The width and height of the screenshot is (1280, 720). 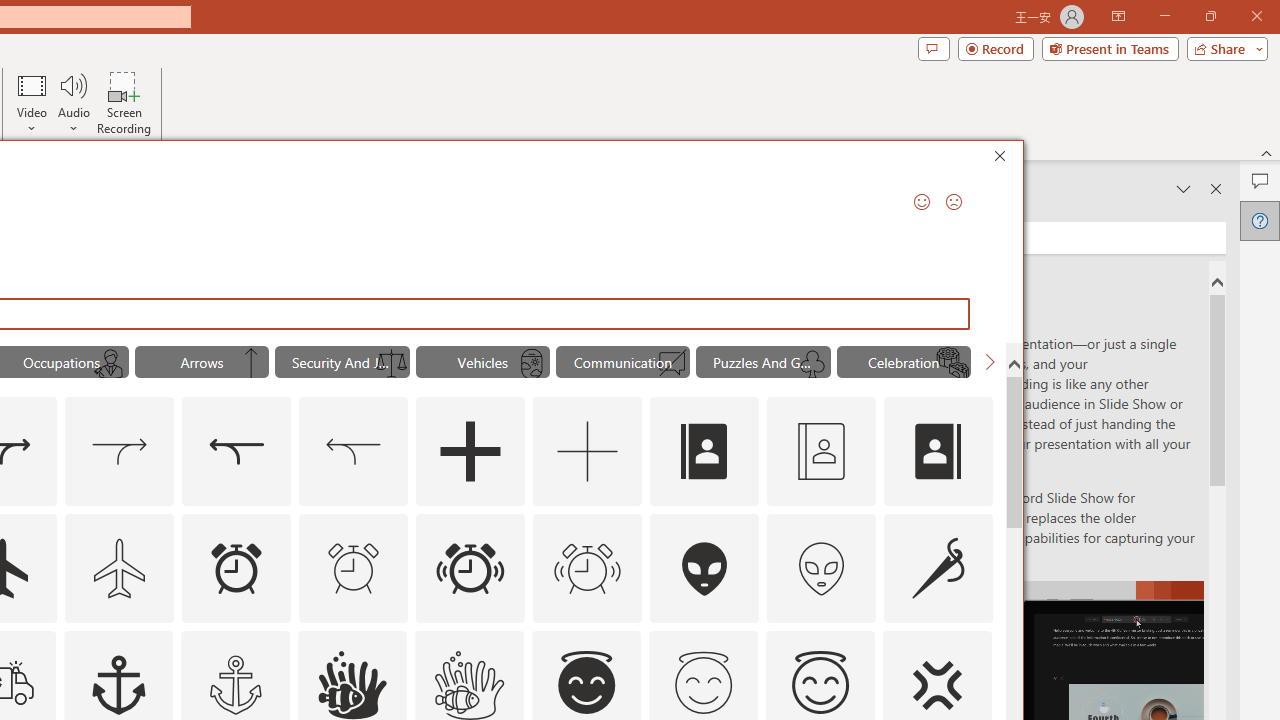 I want to click on '"Arrows" Icons.', so click(x=201, y=362).